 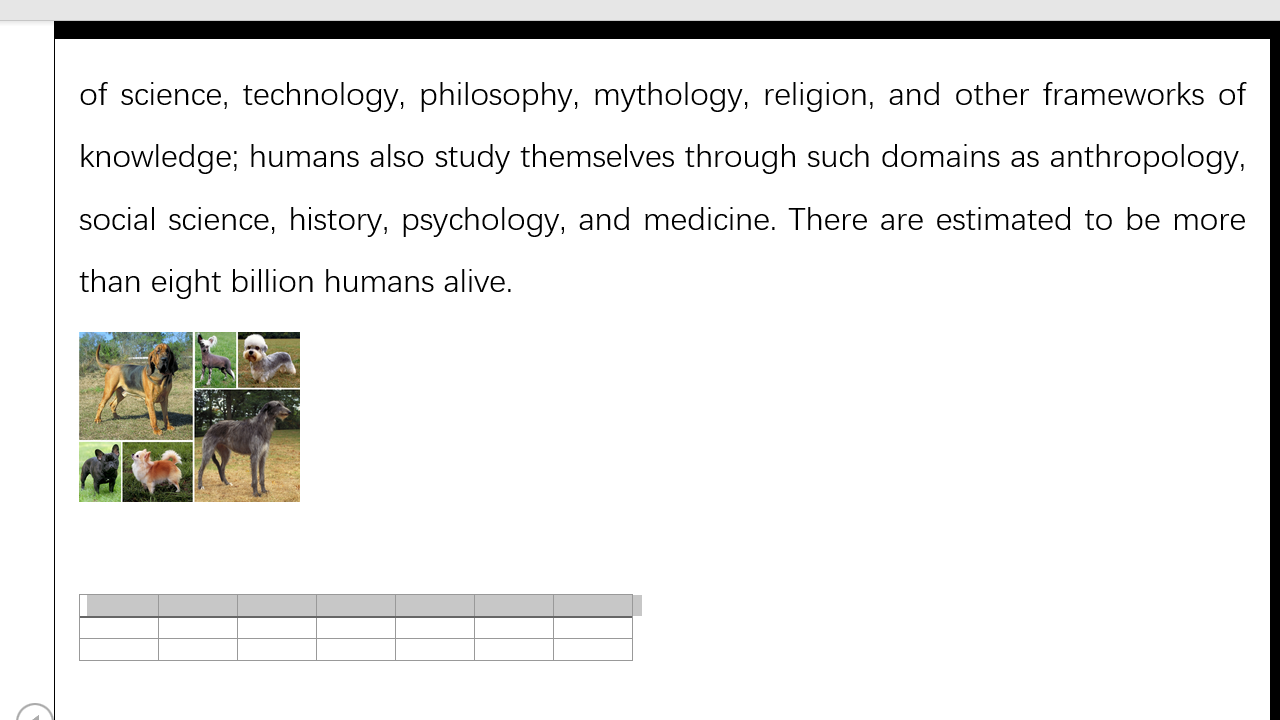 I want to click on 'Morphological variation in six dogs', so click(x=188, y=415).